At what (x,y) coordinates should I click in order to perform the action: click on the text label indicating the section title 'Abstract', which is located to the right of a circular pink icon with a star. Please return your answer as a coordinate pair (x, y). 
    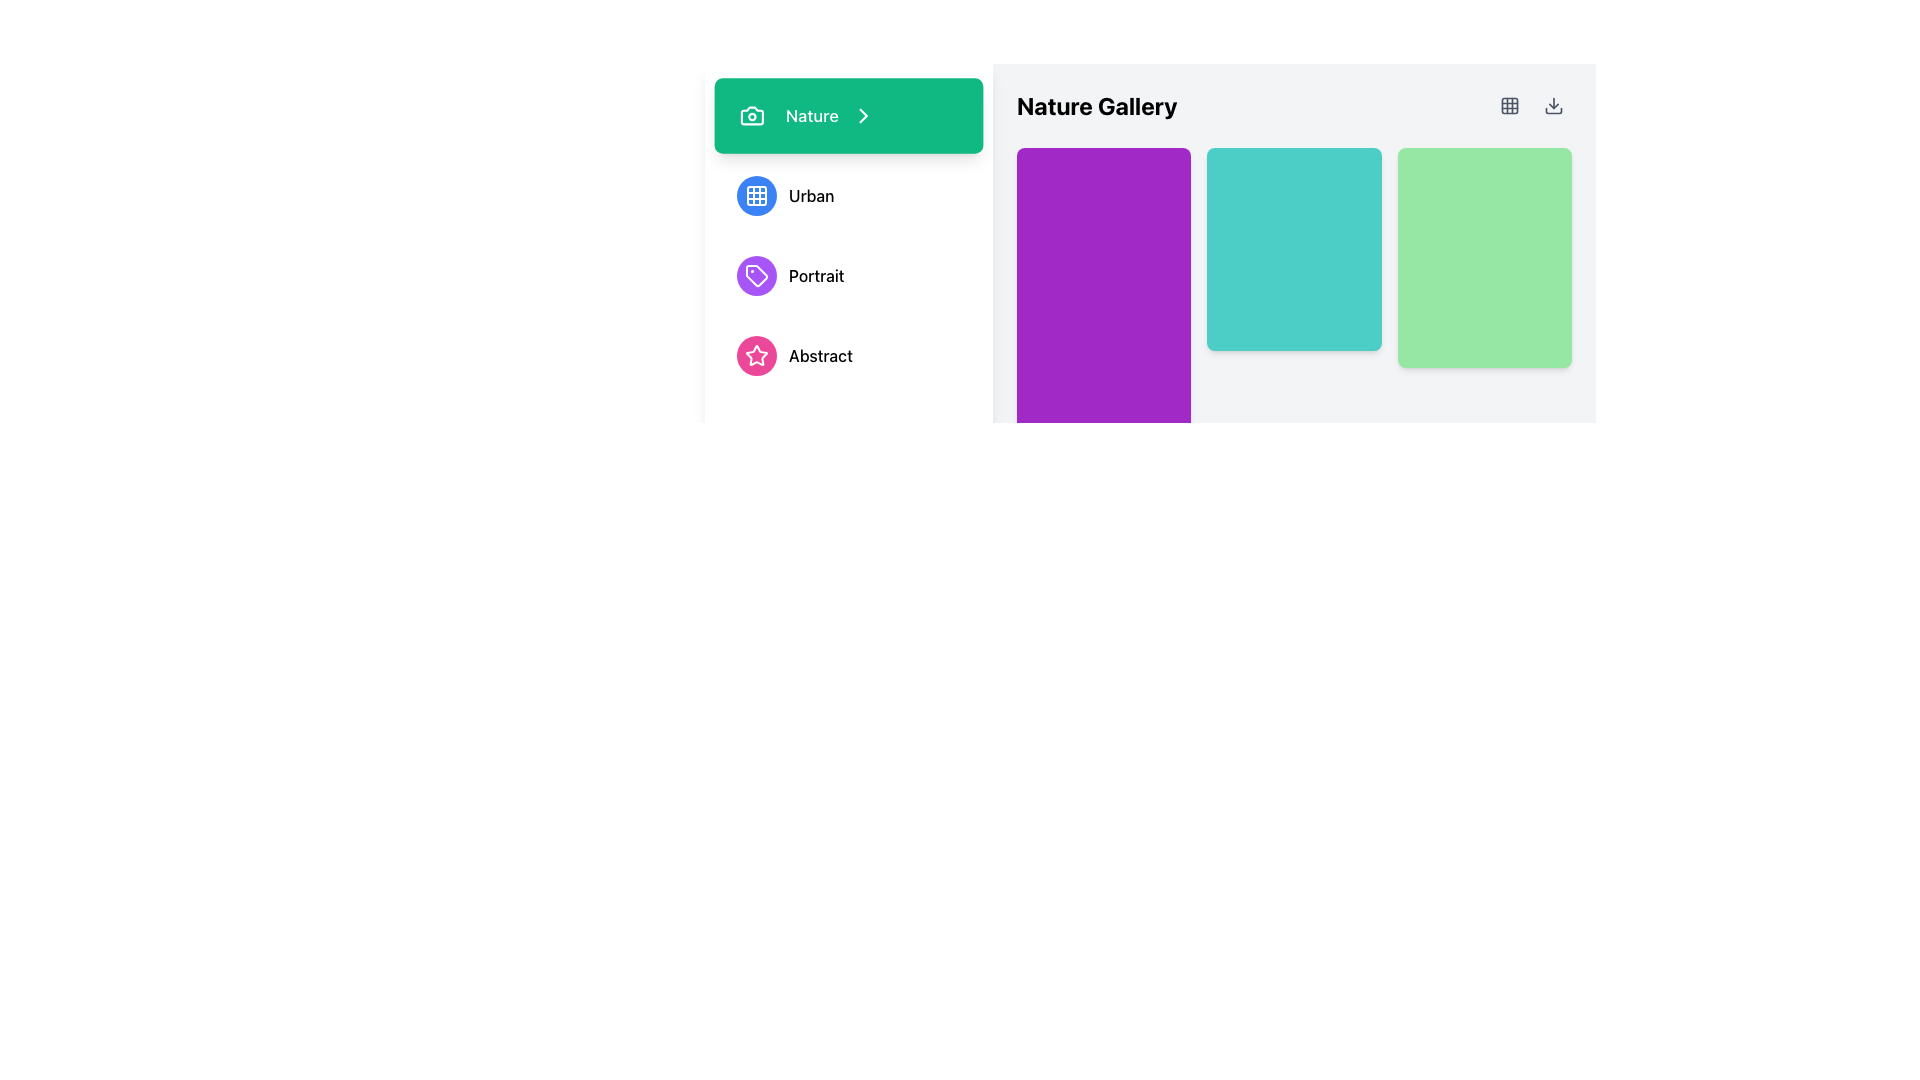
    Looking at the image, I should click on (820, 354).